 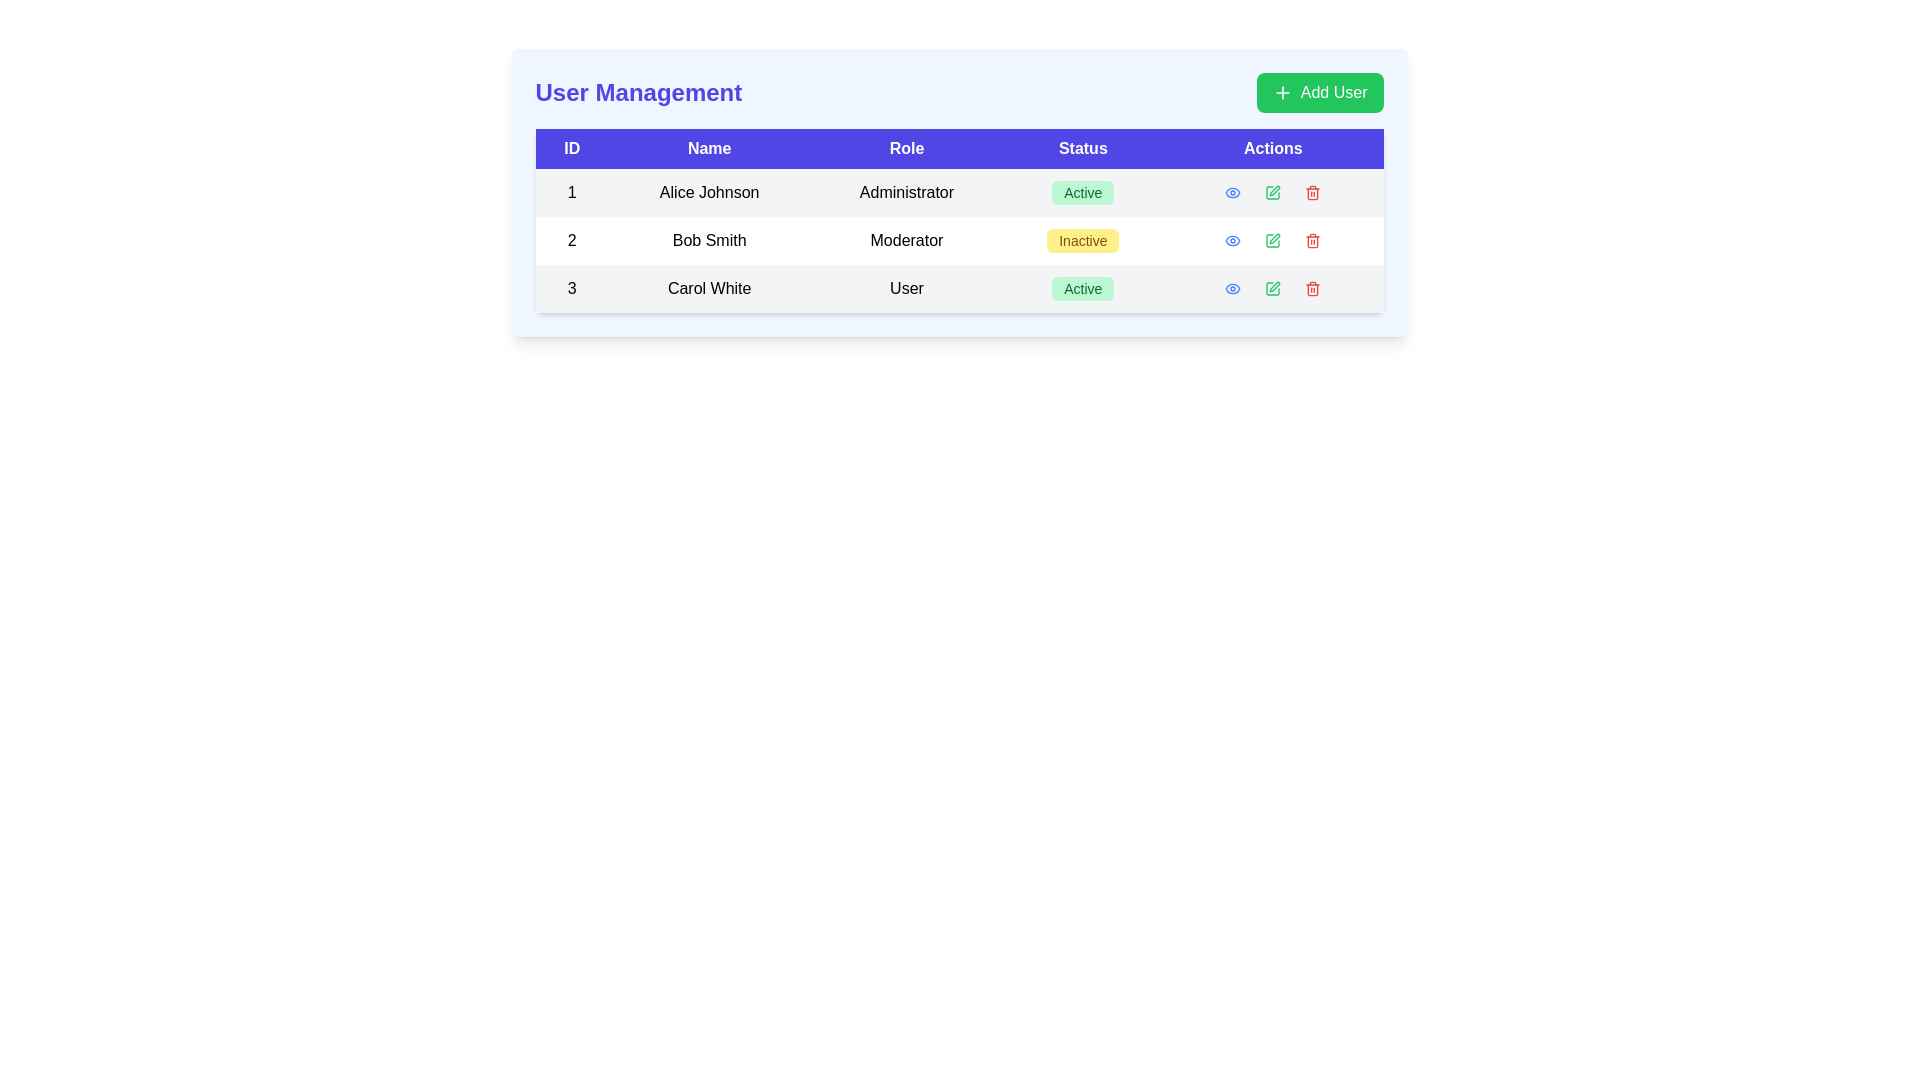 I want to click on the 'edit' icon in the Actions column of the User Management table for the second row corresponding to 'Bob Smith', so click(x=1274, y=238).